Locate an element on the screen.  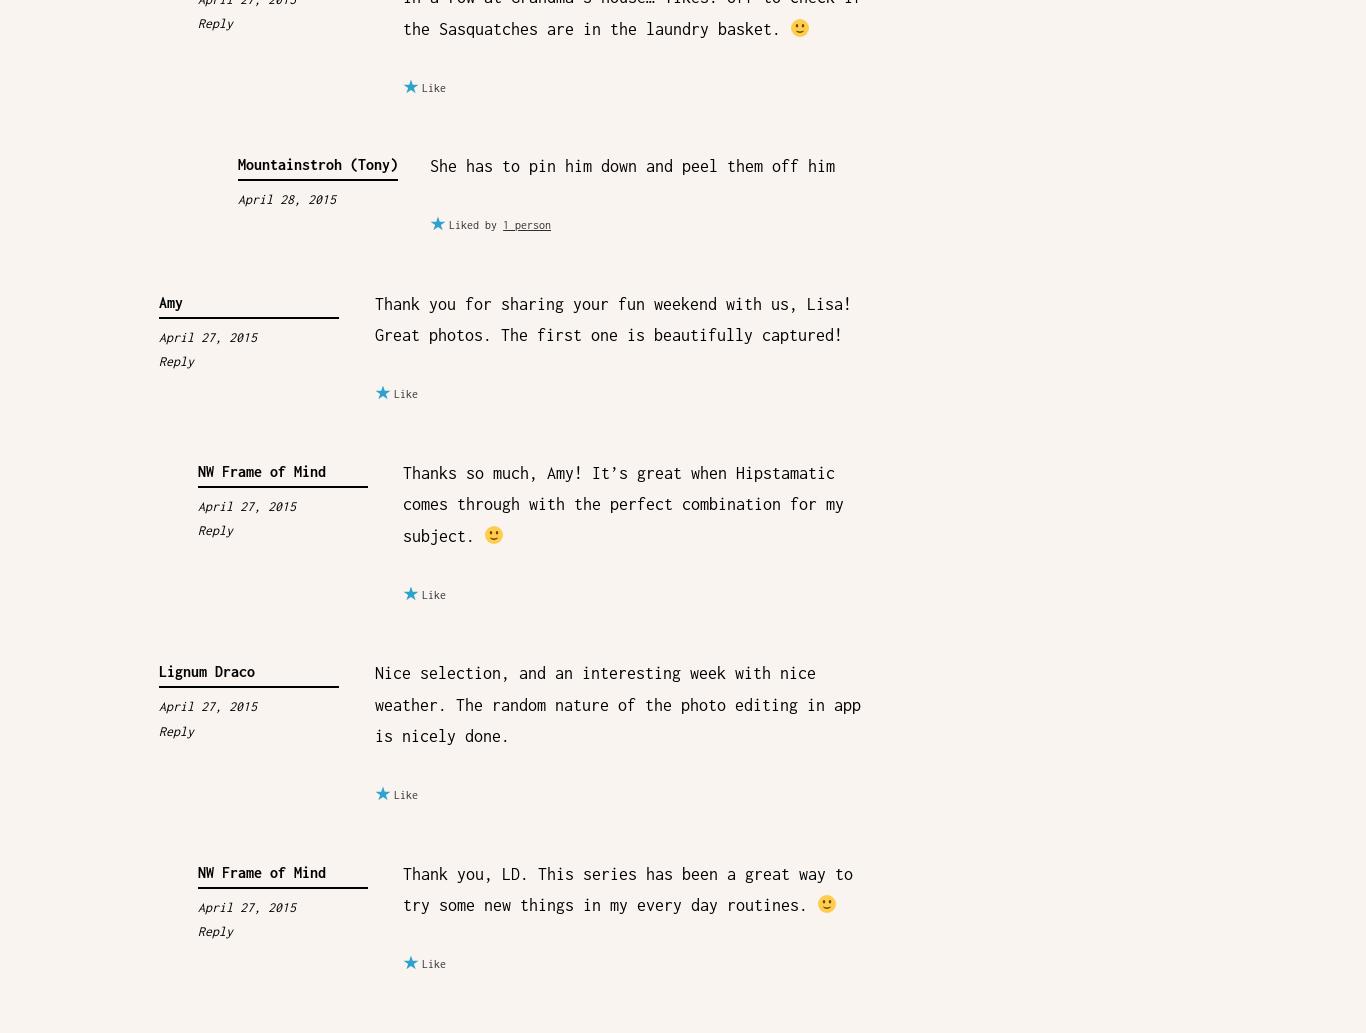
'Mountainstroh (Tony)' is located at coordinates (317, 164).